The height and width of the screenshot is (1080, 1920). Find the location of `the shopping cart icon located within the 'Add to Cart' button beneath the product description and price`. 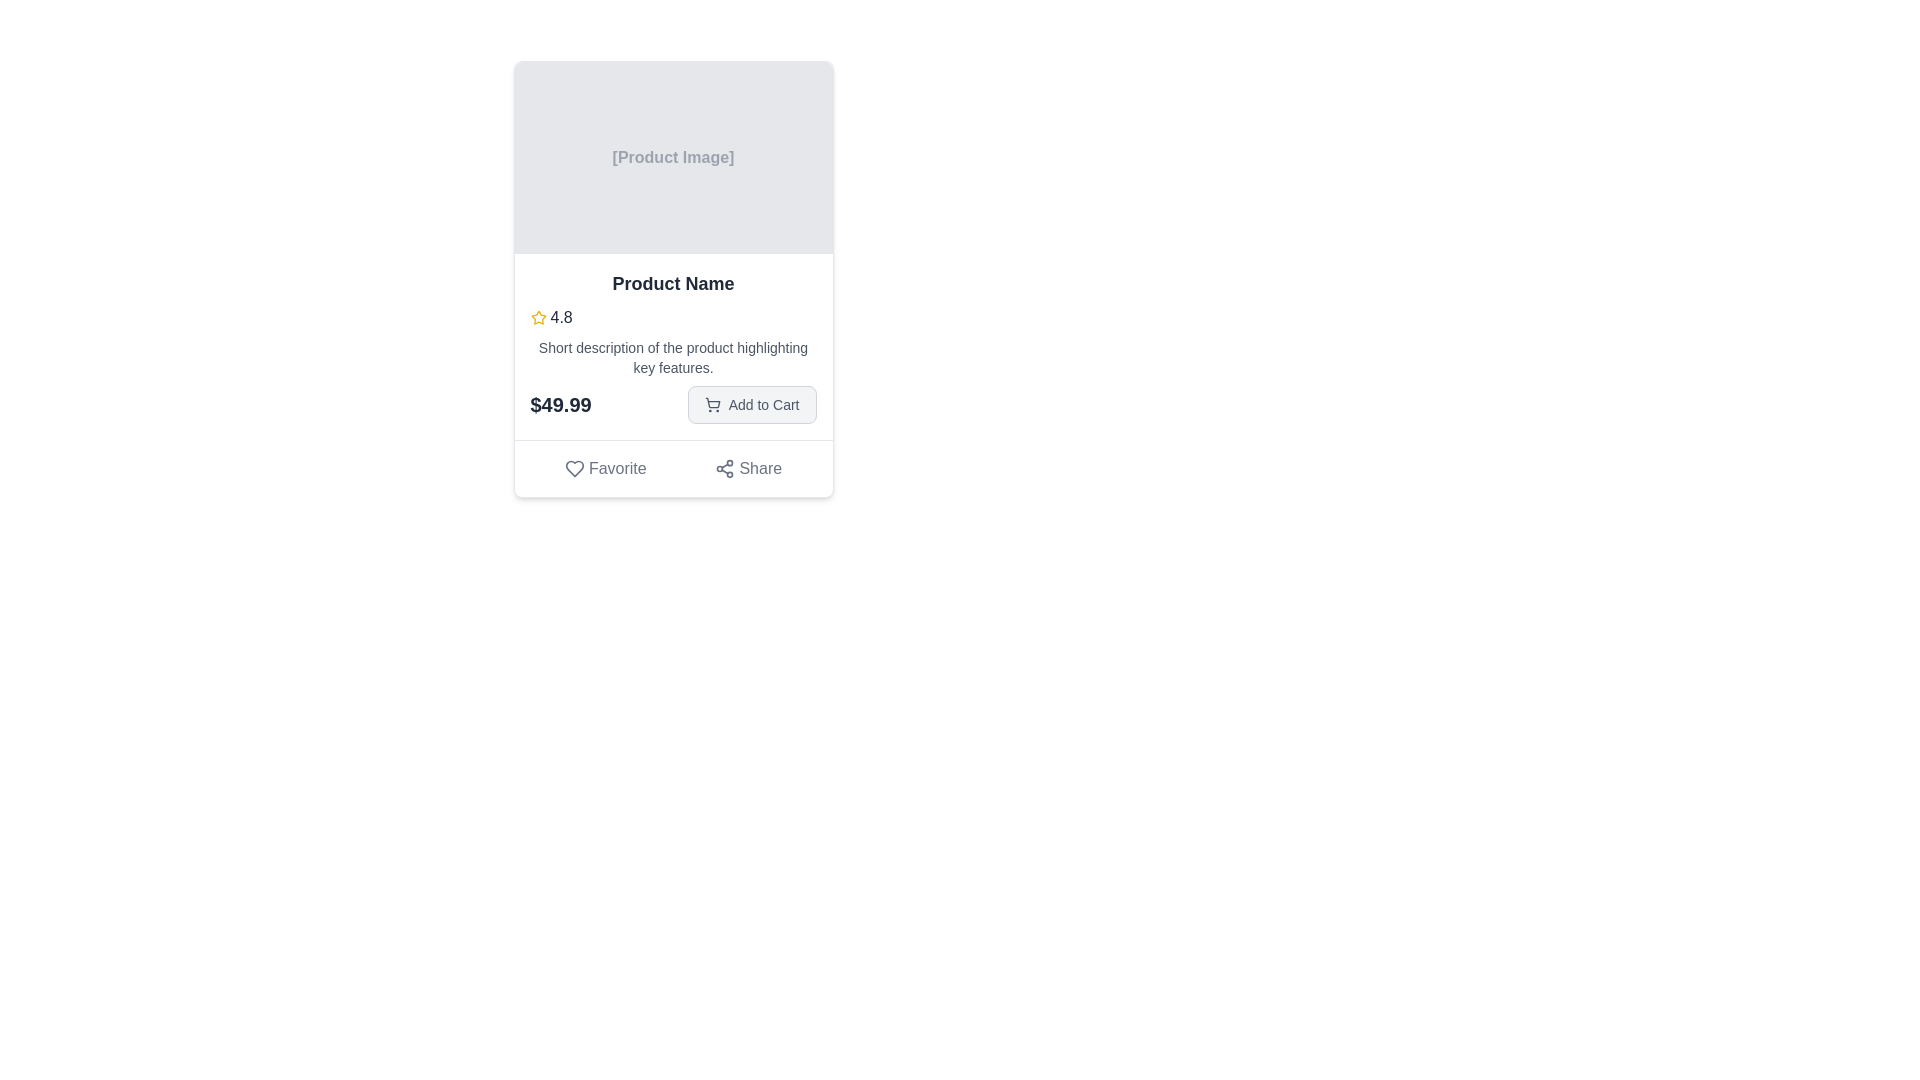

the shopping cart icon located within the 'Add to Cart' button beneath the product description and price is located at coordinates (712, 403).